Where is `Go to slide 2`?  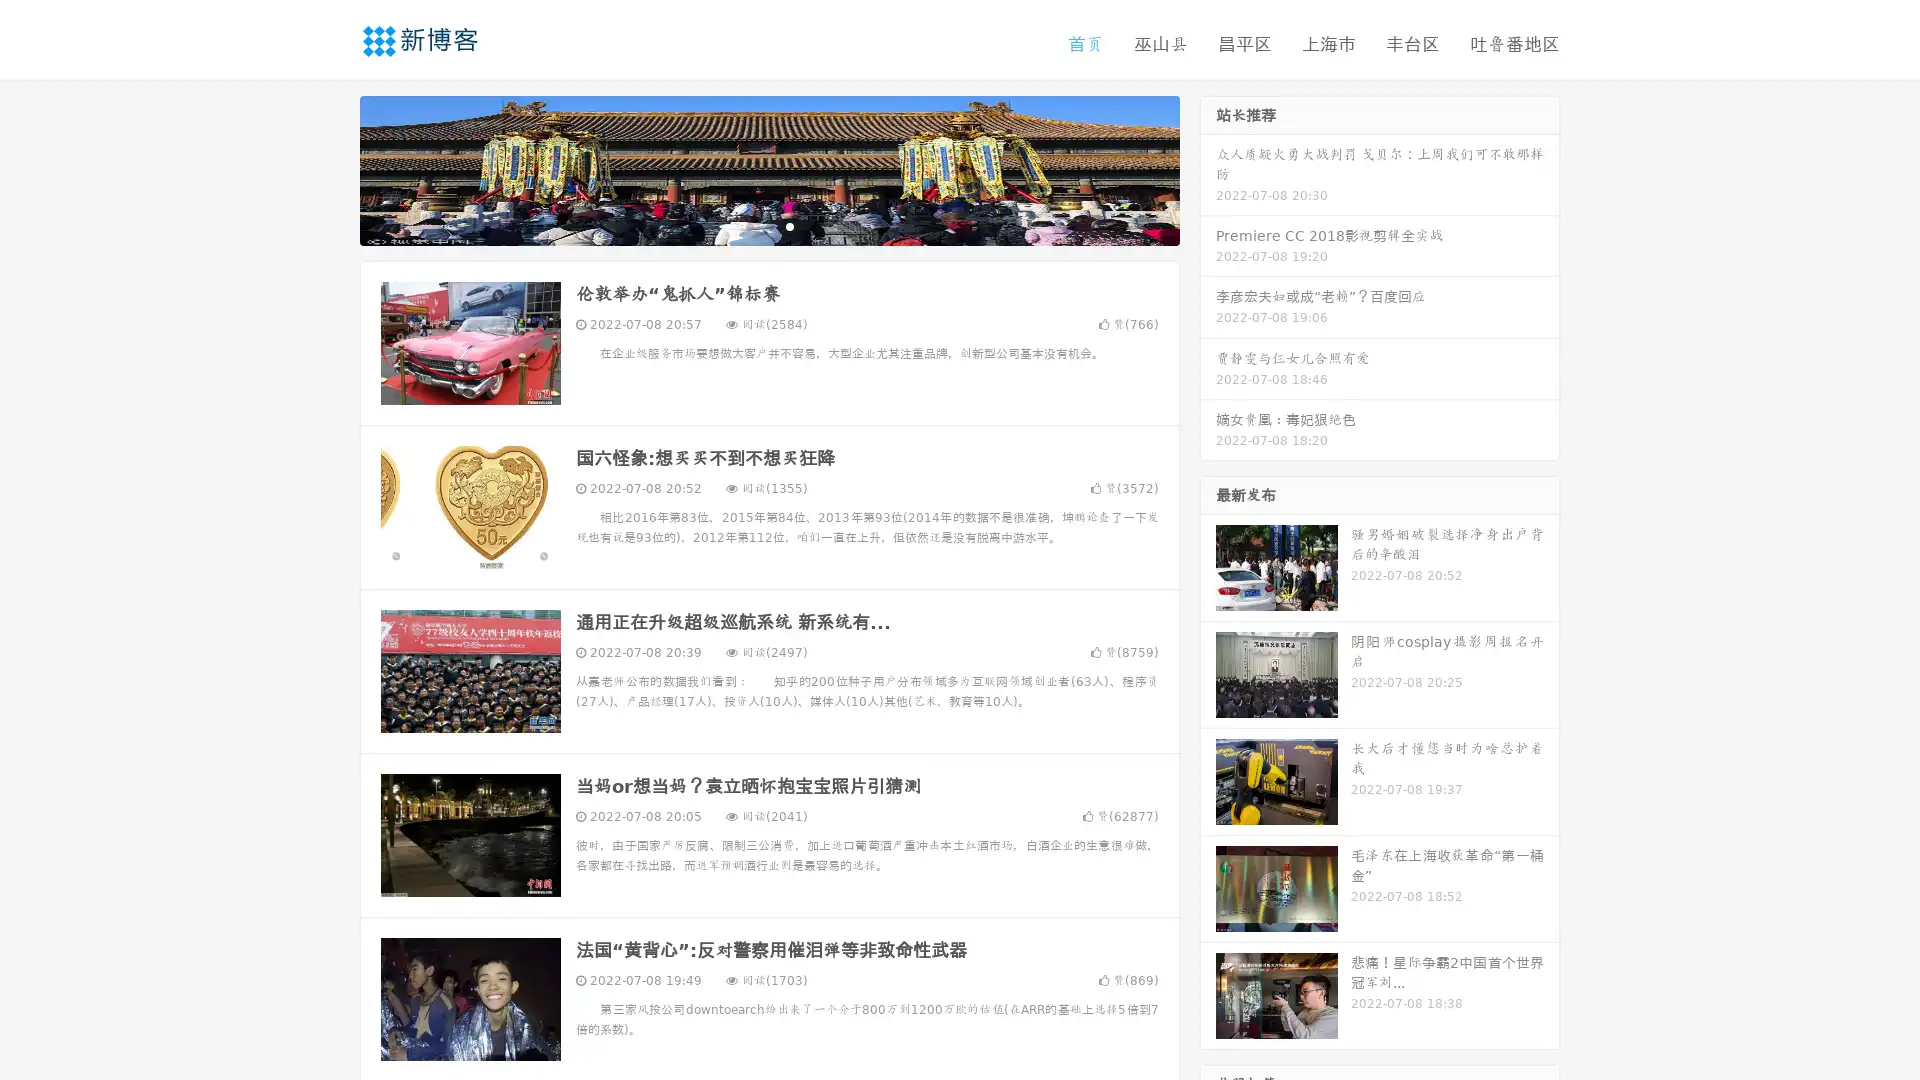
Go to slide 2 is located at coordinates (768, 225).